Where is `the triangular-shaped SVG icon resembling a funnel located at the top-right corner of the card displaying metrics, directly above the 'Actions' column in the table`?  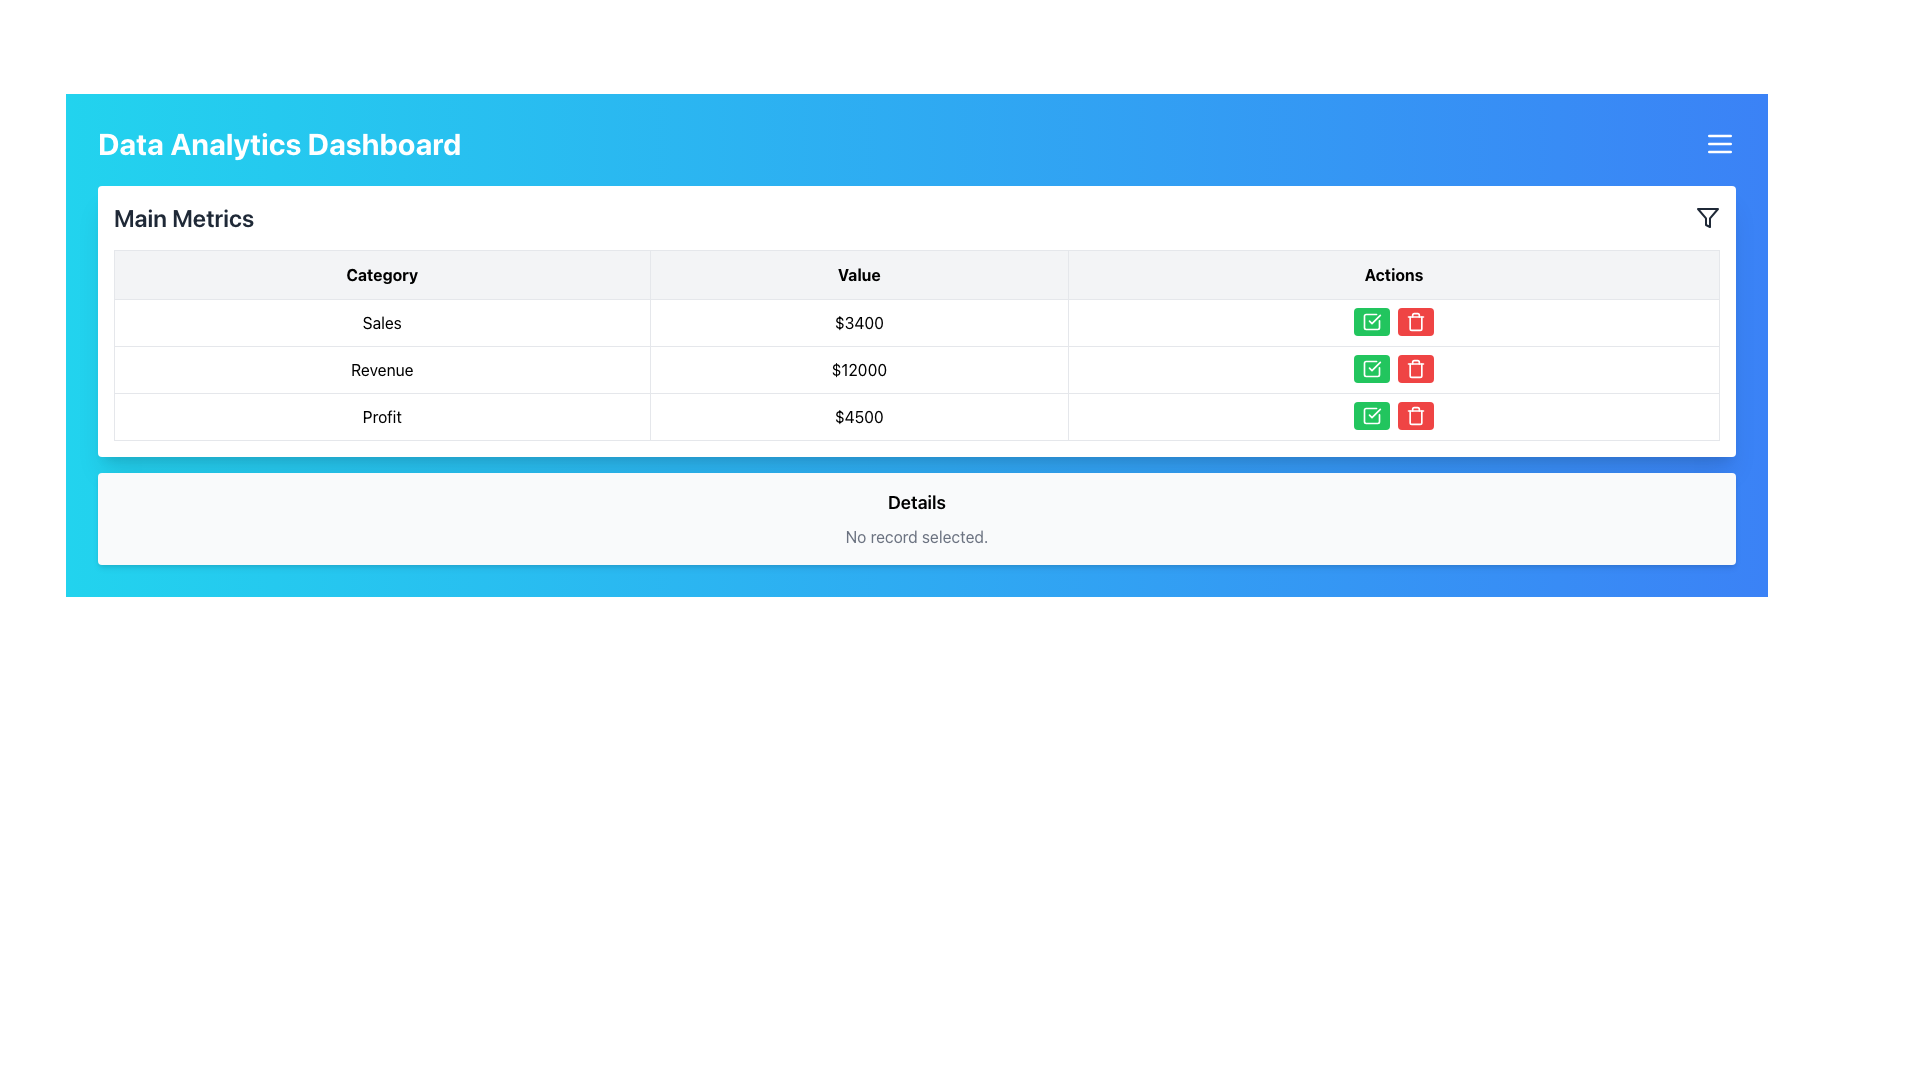
the triangular-shaped SVG icon resembling a funnel located at the top-right corner of the card displaying metrics, directly above the 'Actions' column in the table is located at coordinates (1707, 218).